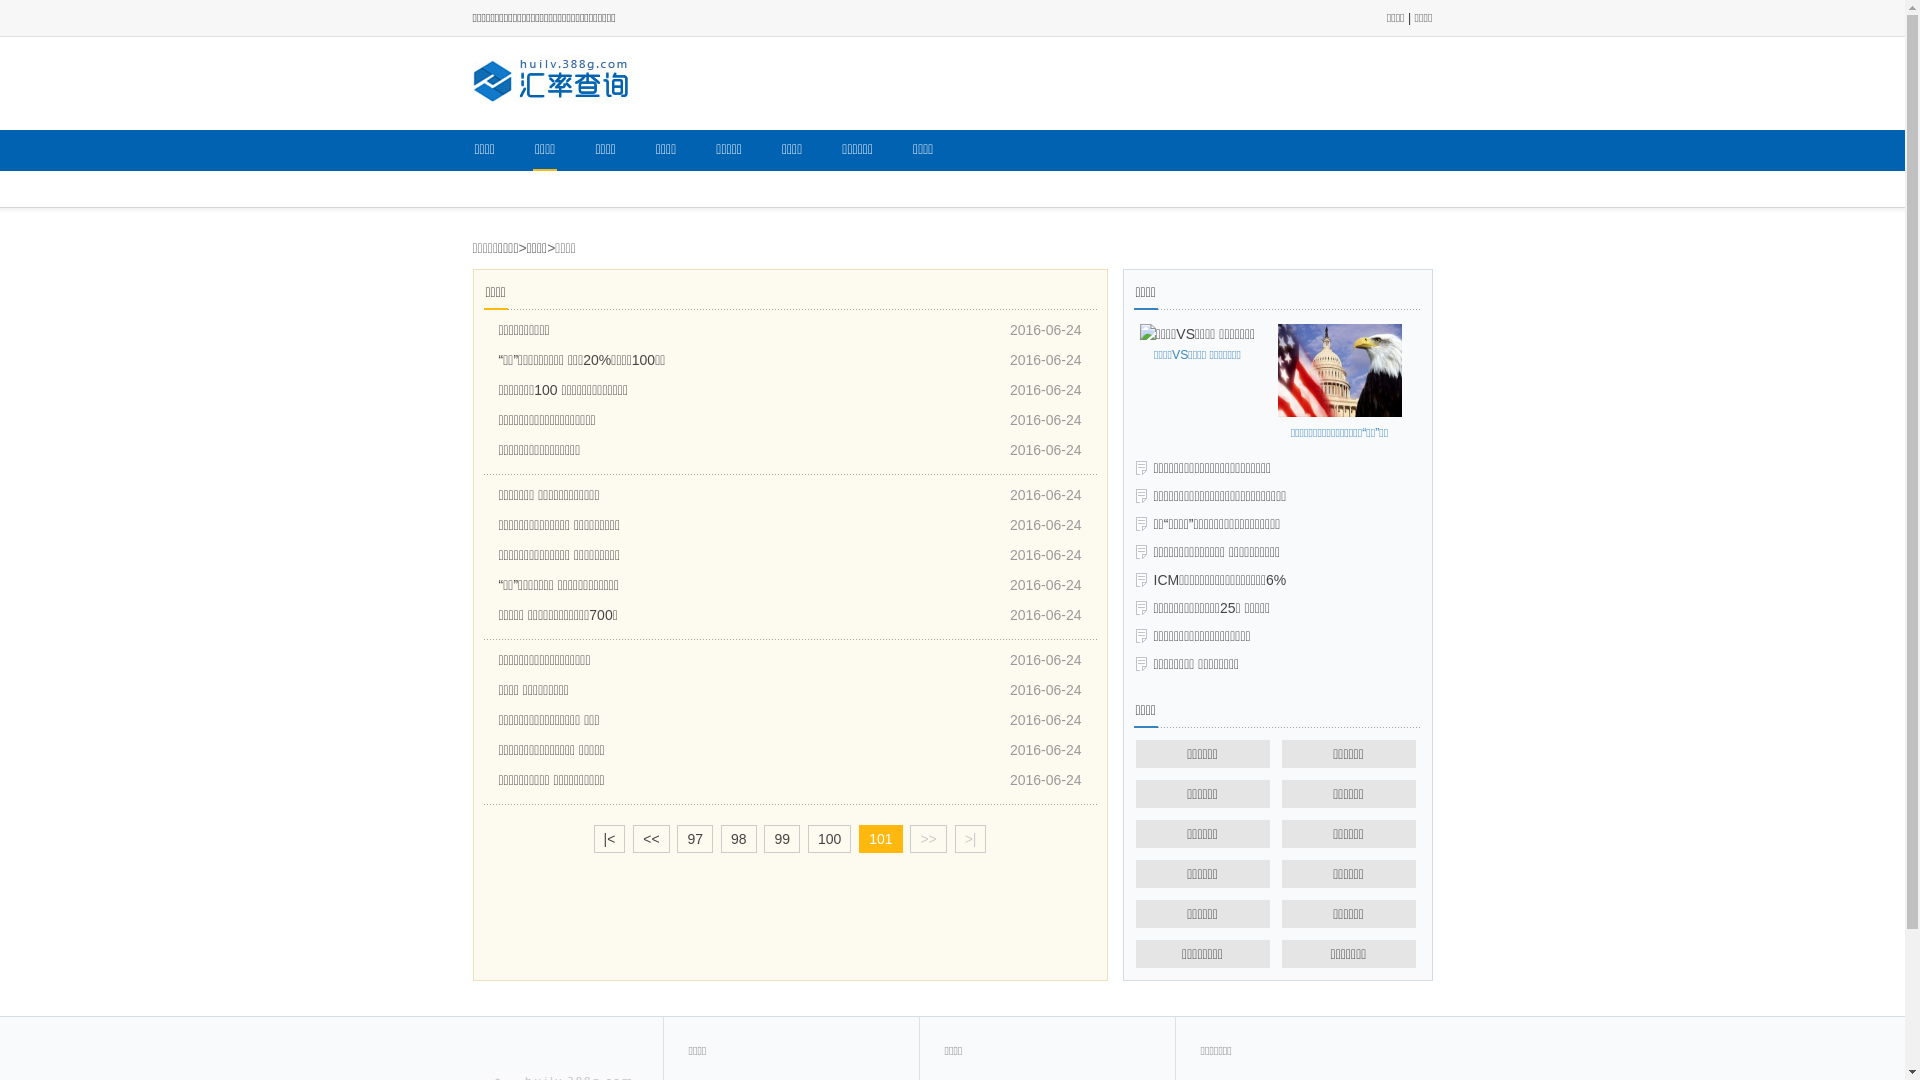  I want to click on '99', so click(762, 839).